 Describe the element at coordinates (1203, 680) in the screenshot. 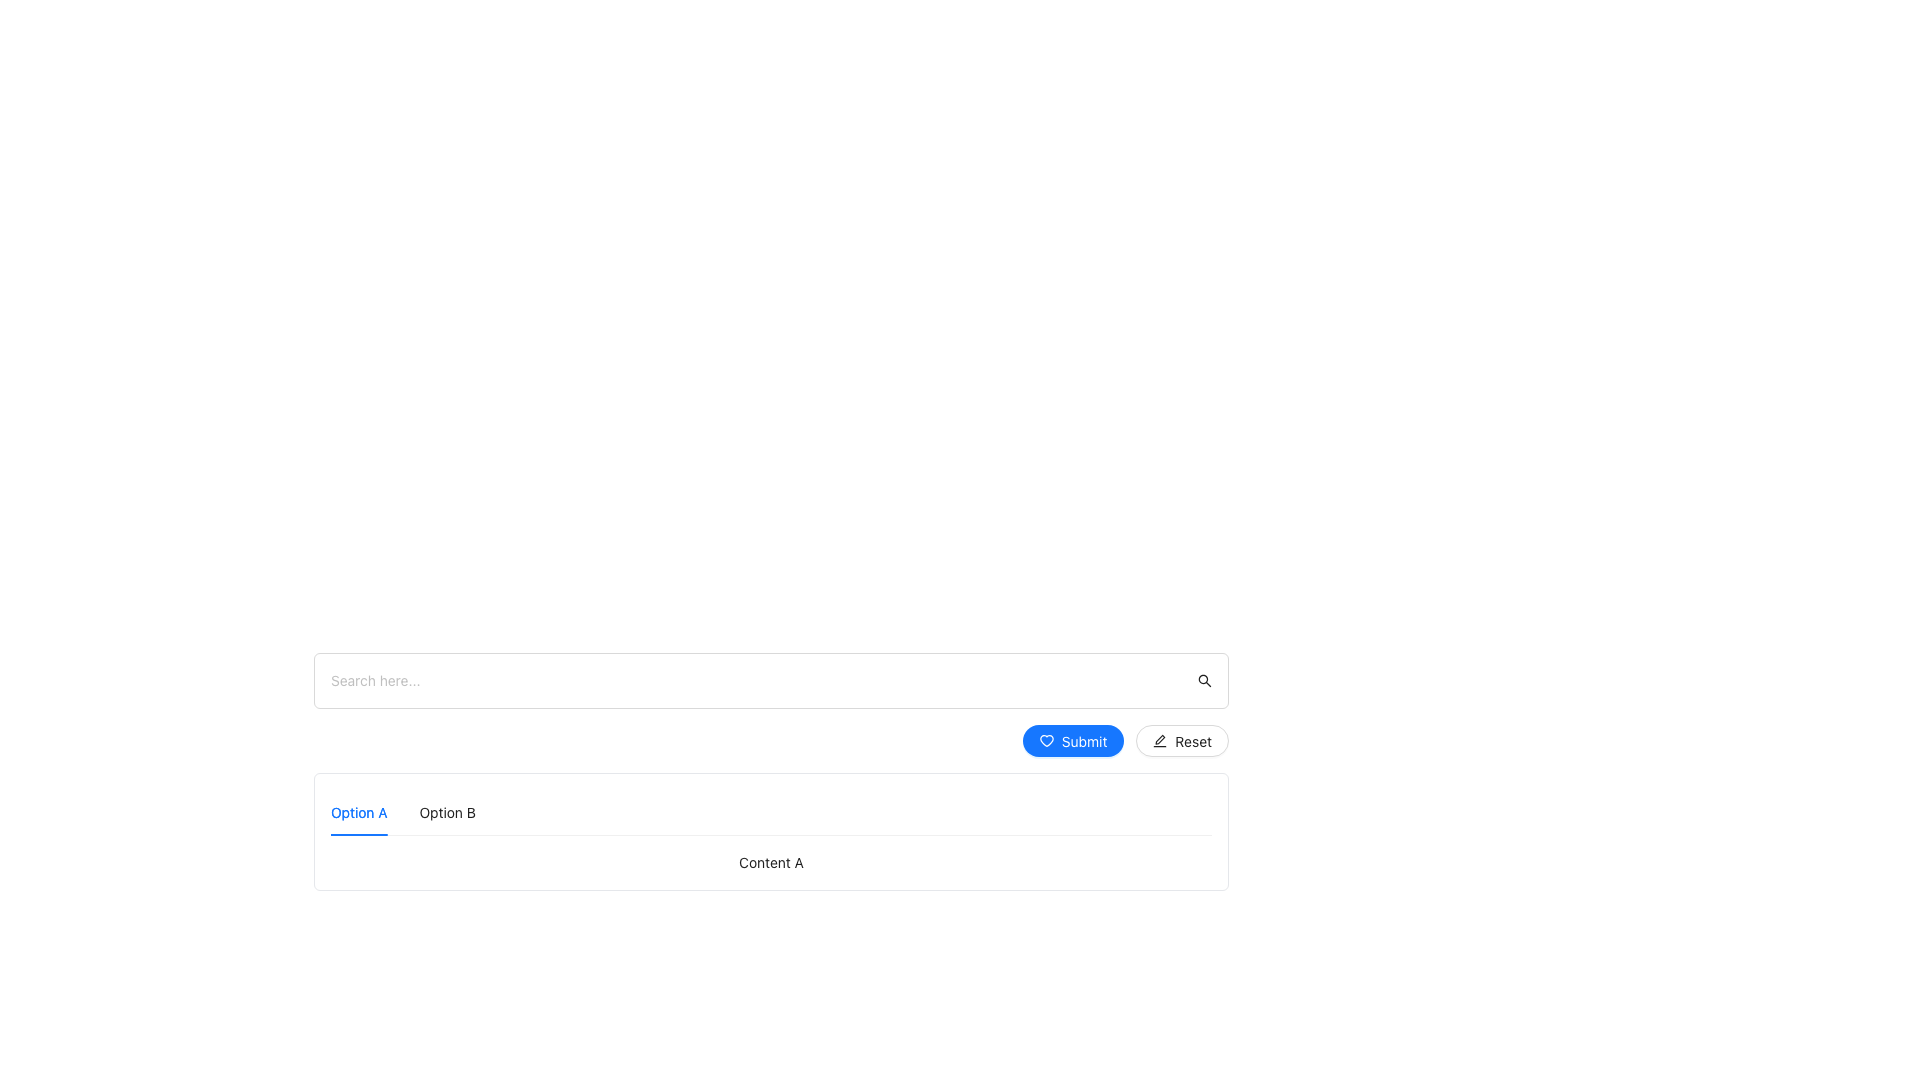

I see `the search icon located at the far-right end of the search bar` at that location.